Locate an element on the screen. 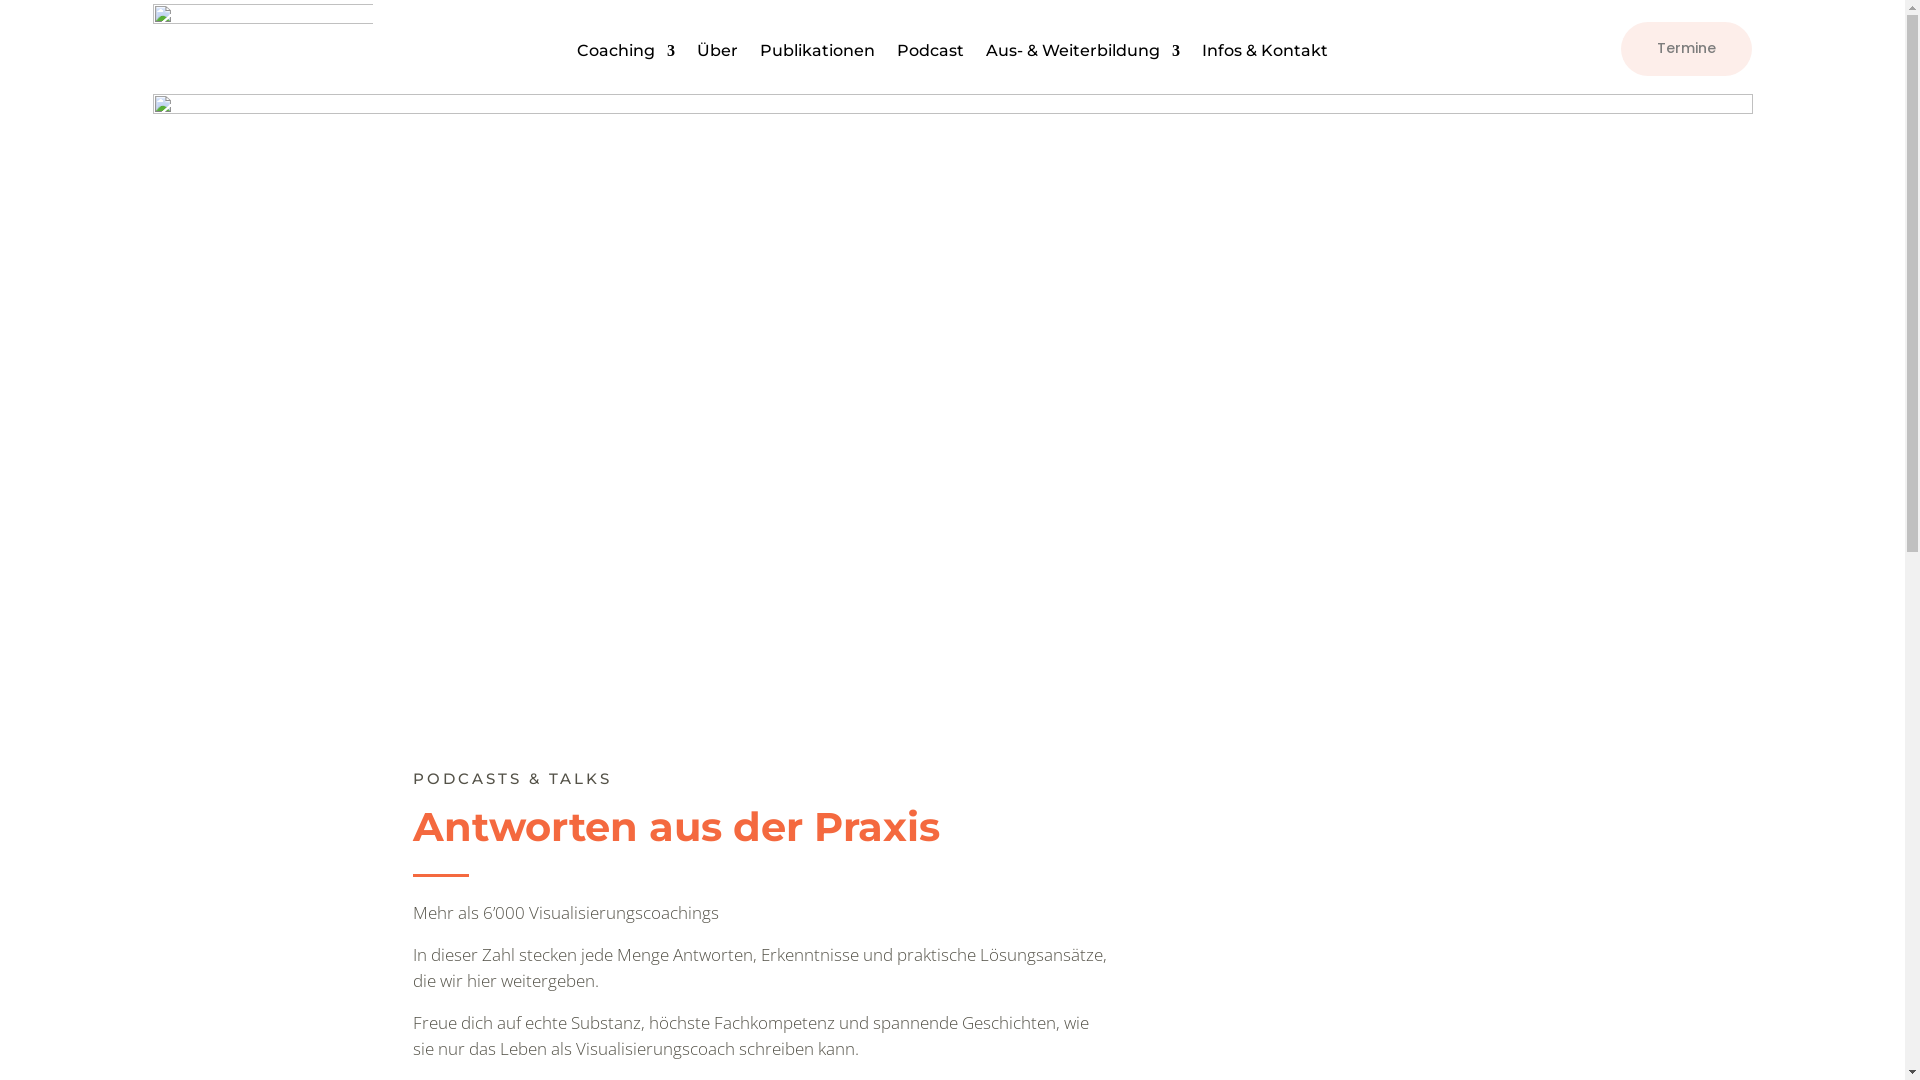 This screenshot has height=1080, width=1920. 'Infos & Kontakt' is located at coordinates (1264, 53).